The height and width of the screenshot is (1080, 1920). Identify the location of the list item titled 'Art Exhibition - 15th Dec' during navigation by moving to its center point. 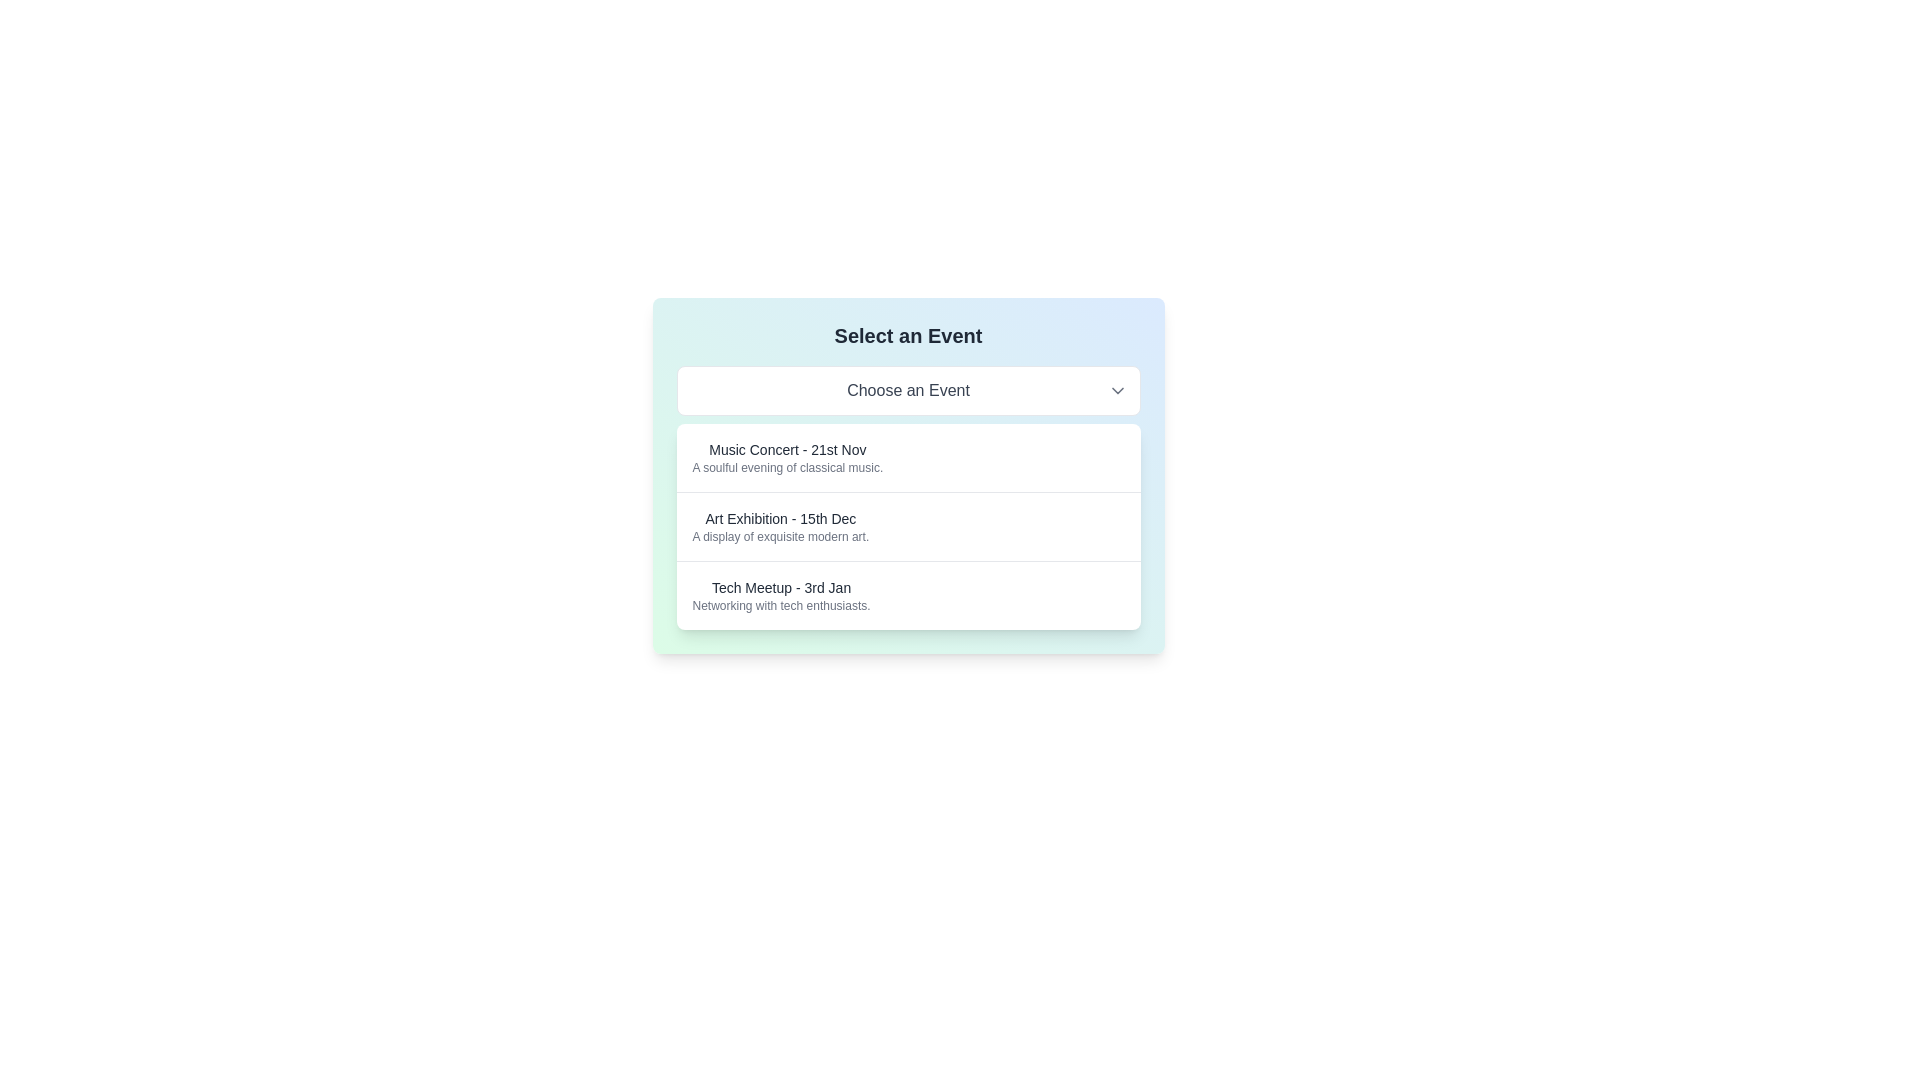
(907, 526).